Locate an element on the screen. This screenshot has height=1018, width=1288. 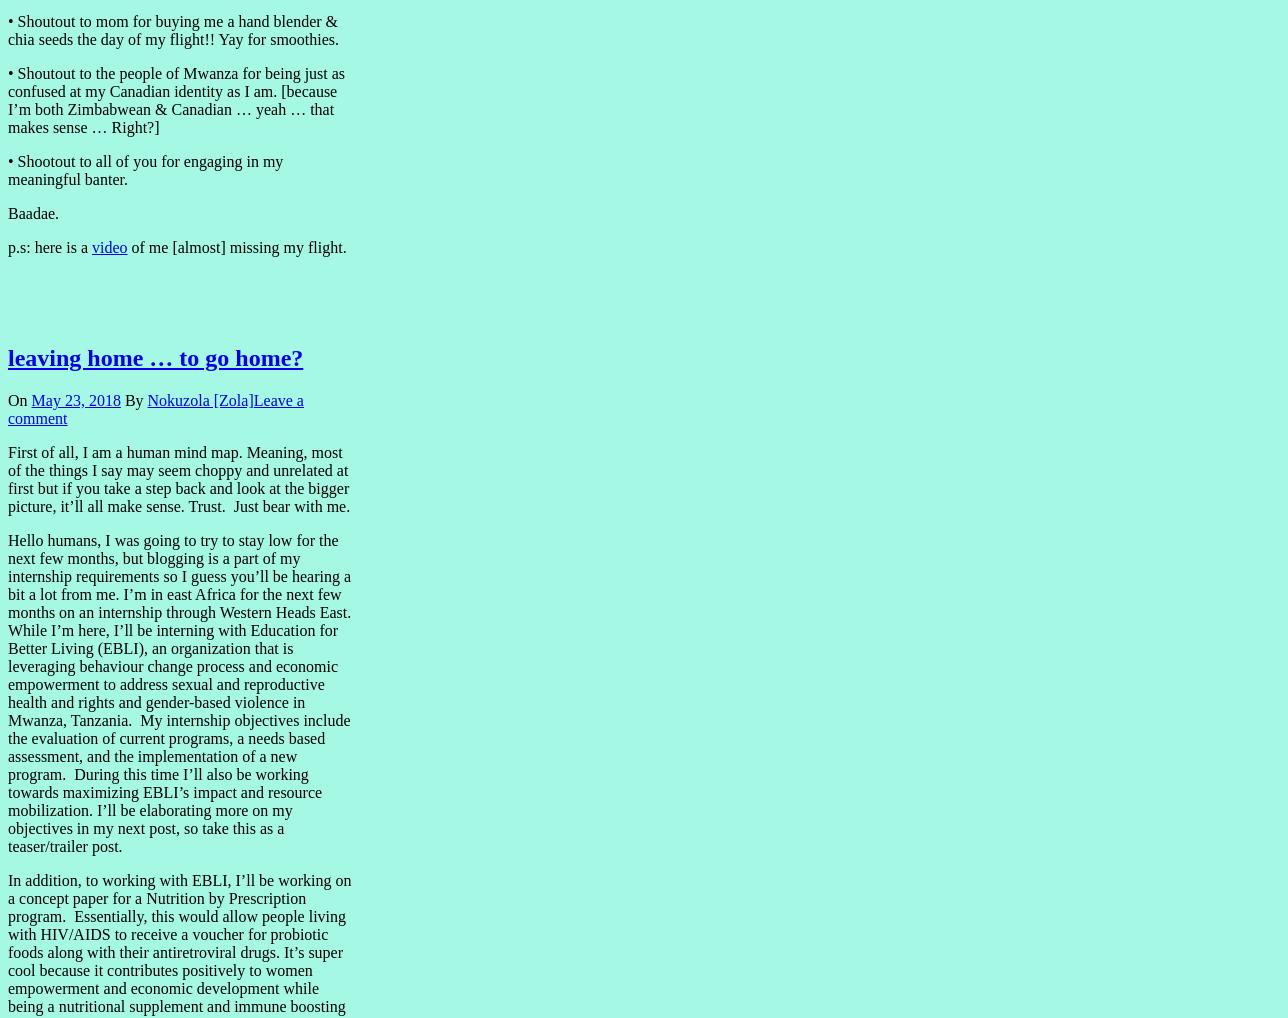
'May 23, 2018' is located at coordinates (31, 400).